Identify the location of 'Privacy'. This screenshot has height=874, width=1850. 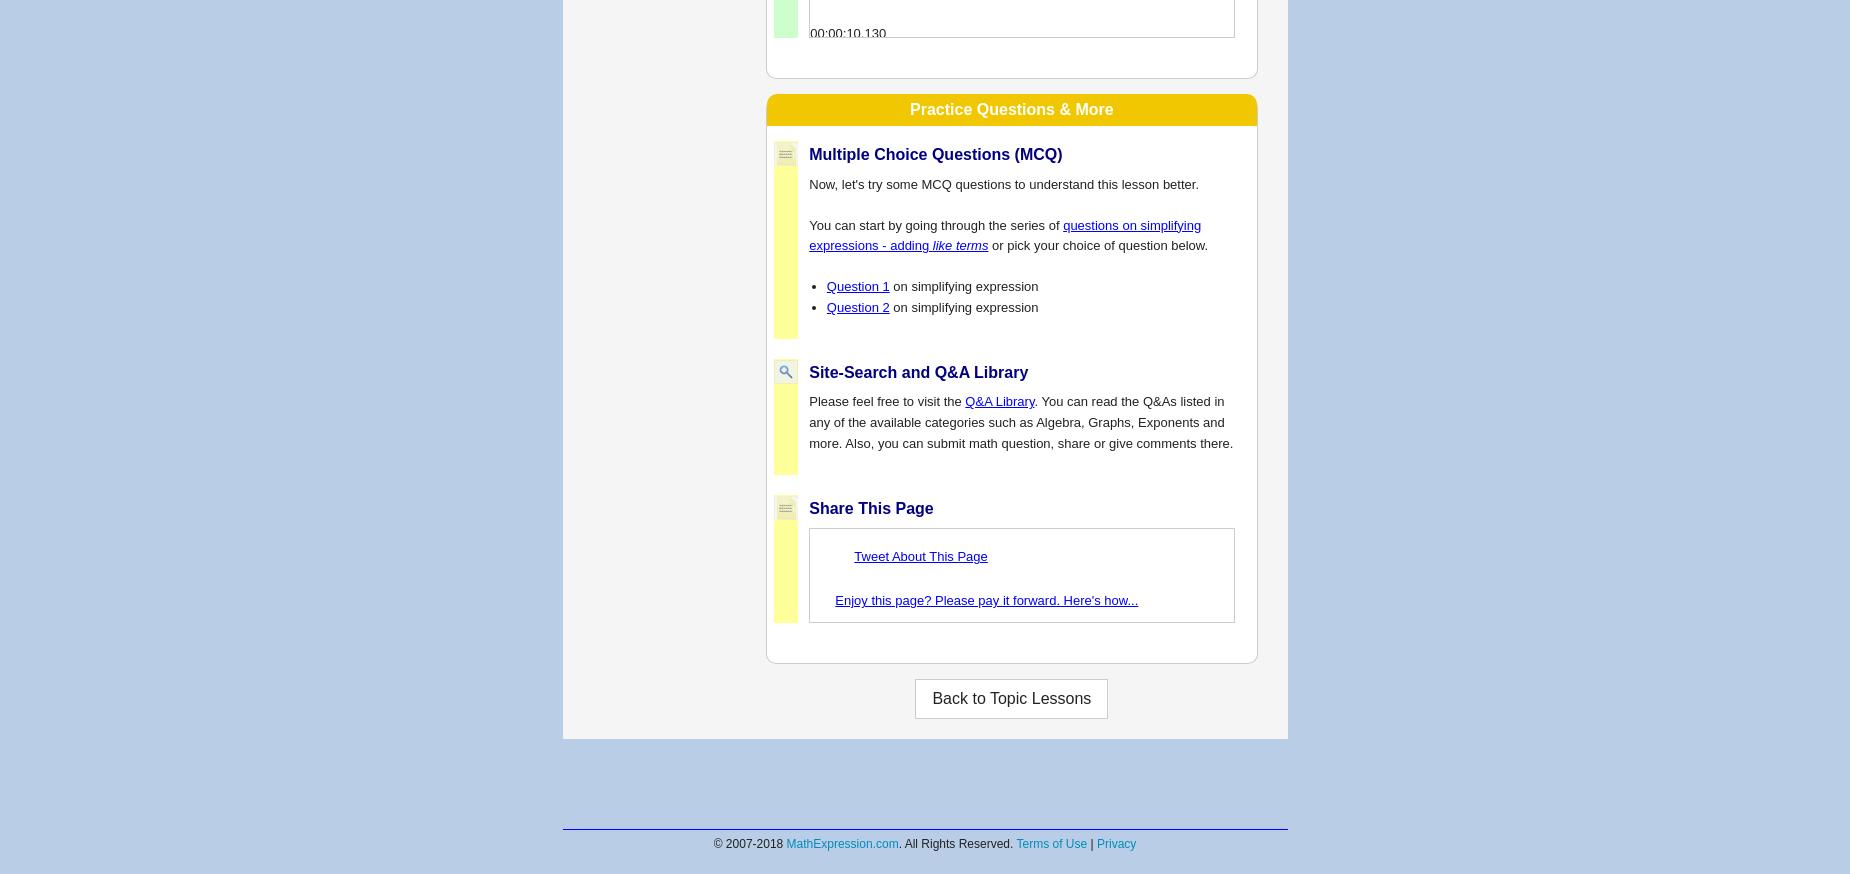
(1094, 844).